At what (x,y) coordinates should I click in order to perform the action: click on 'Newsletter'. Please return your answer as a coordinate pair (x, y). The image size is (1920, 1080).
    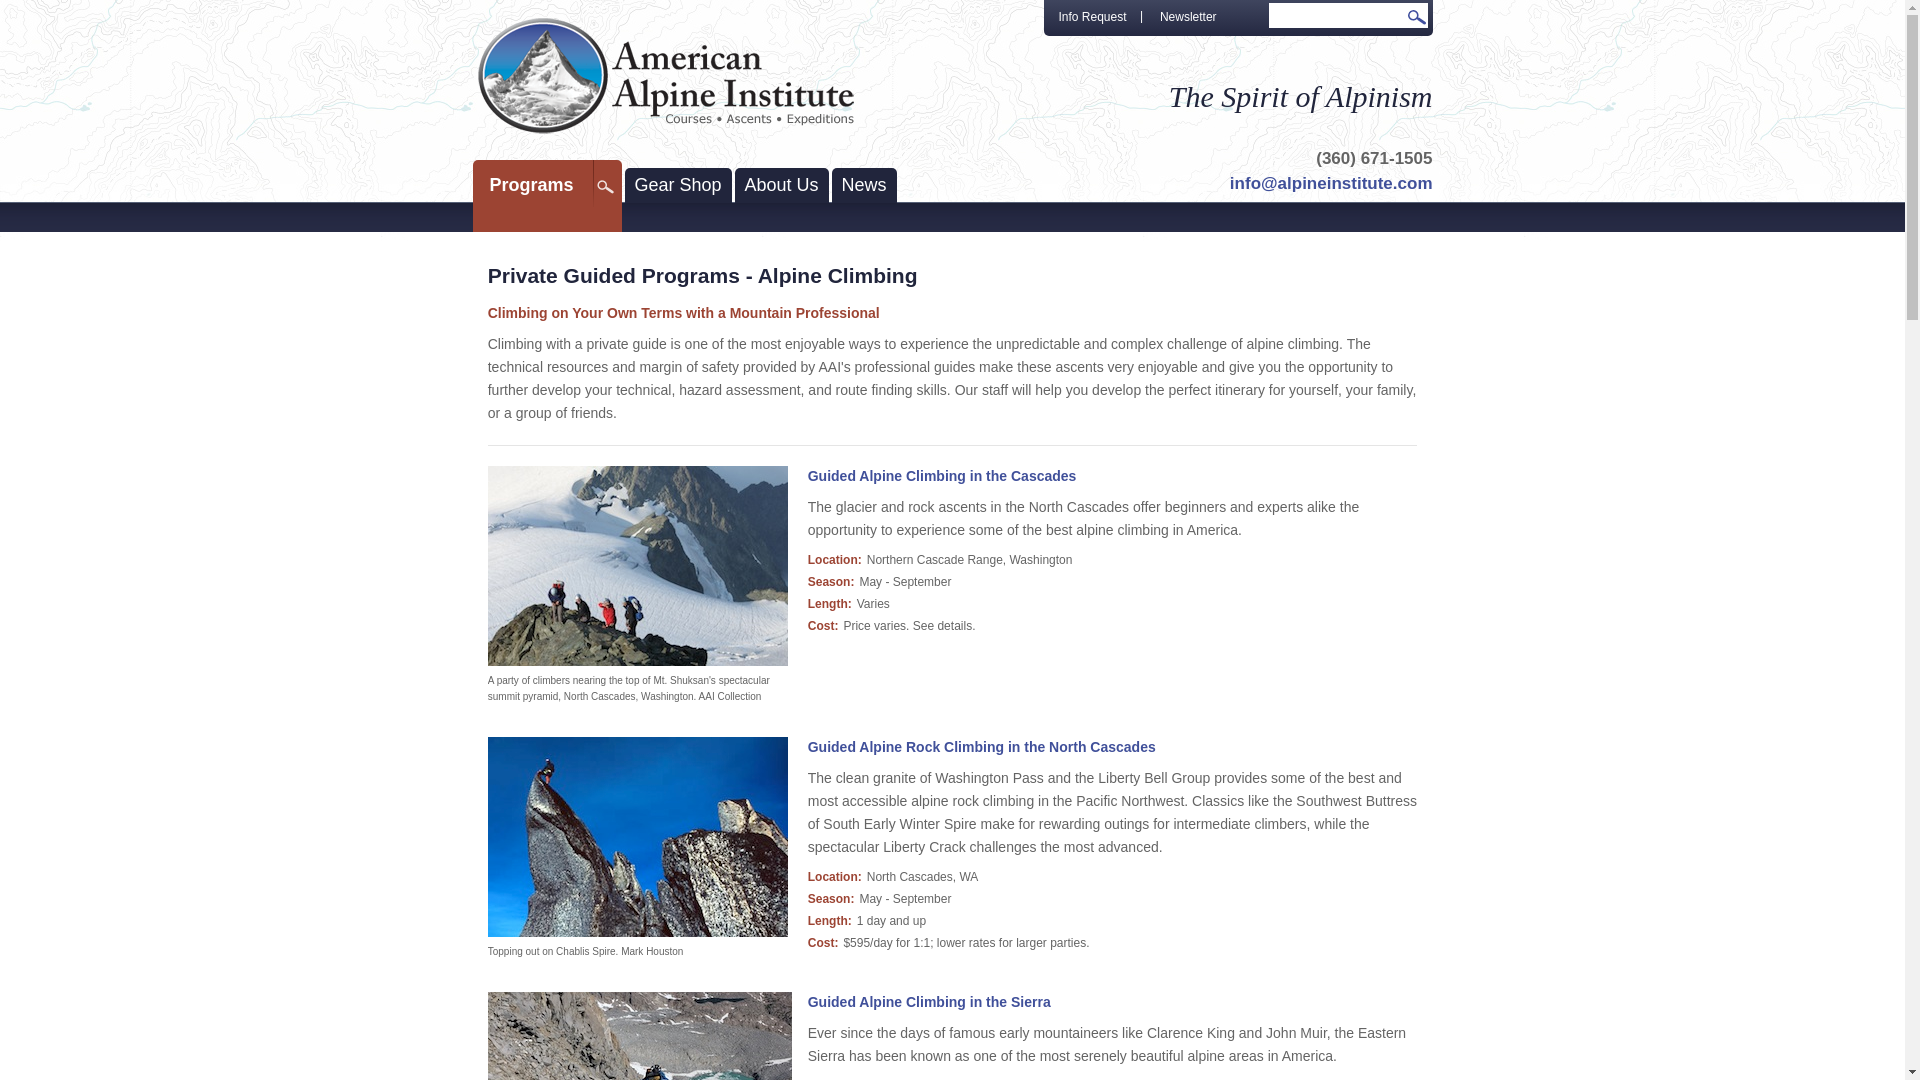
    Looking at the image, I should click on (1188, 19).